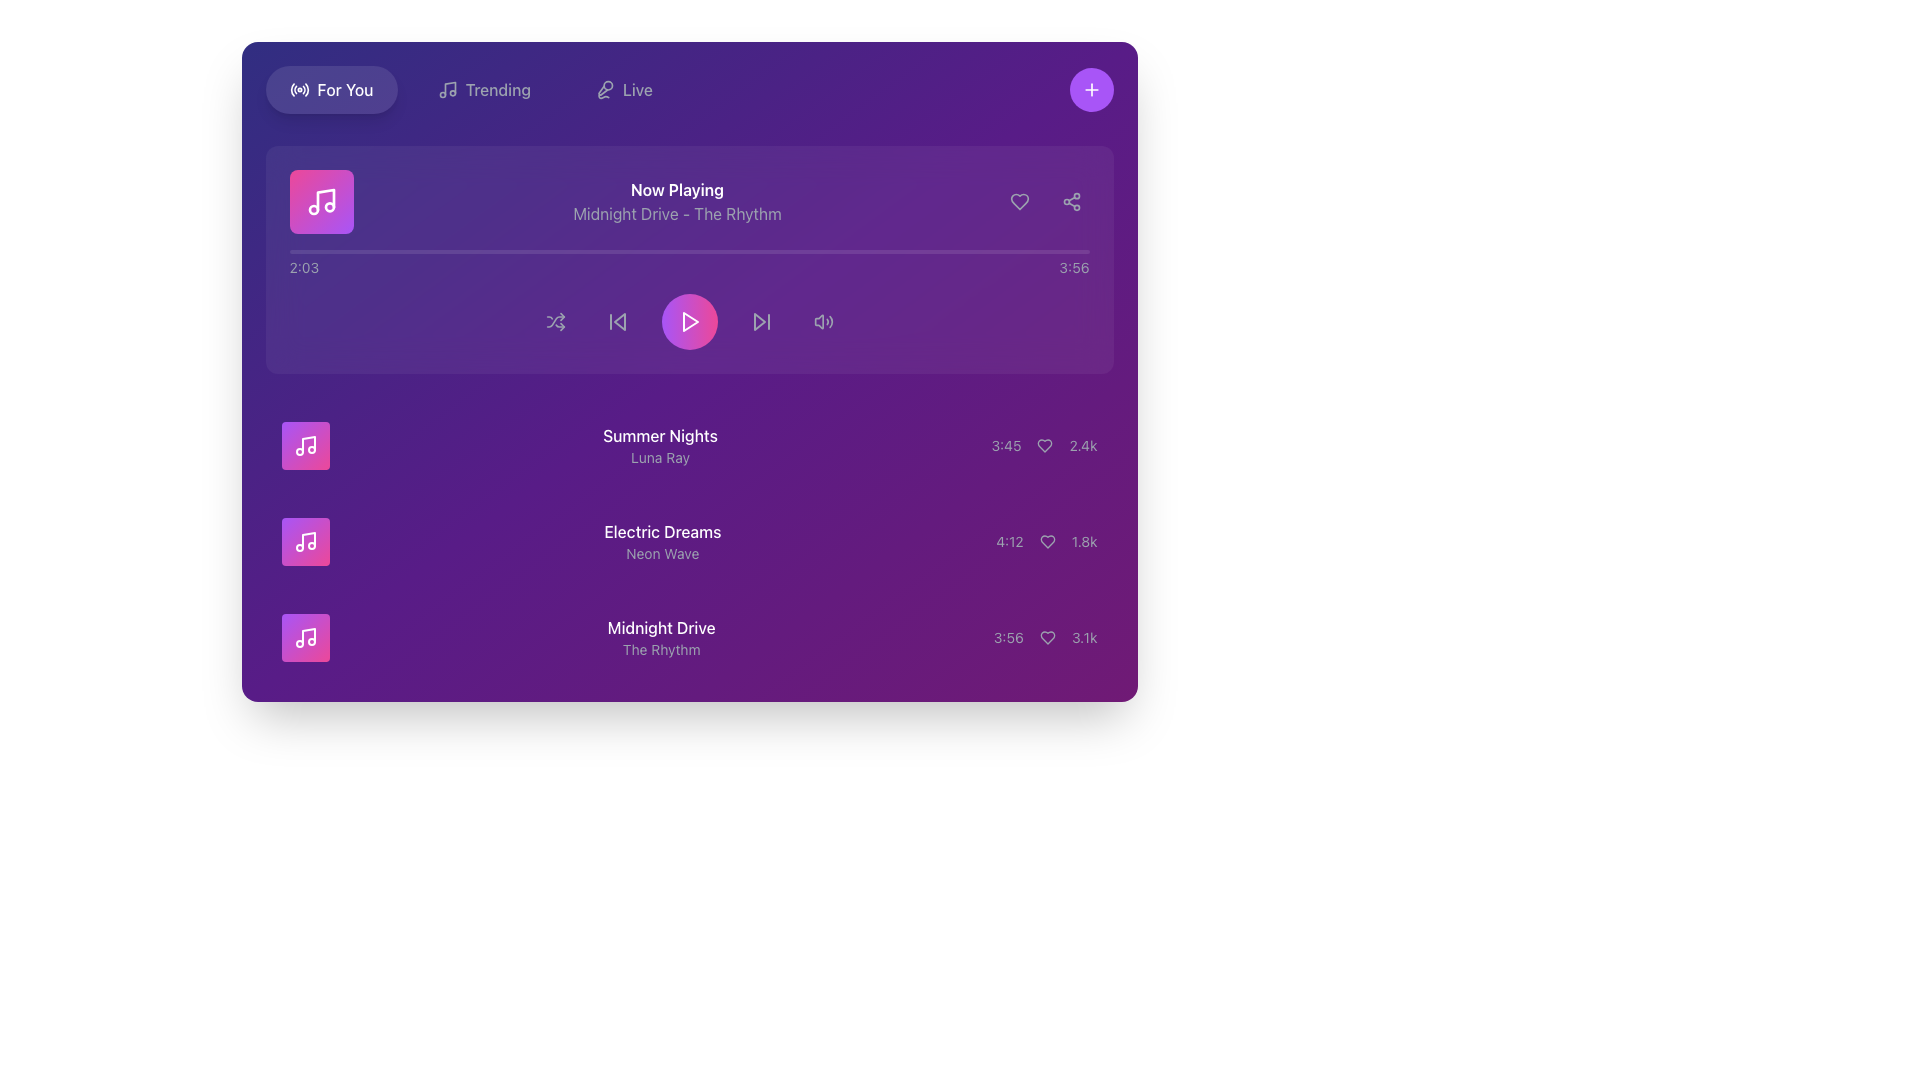  What do you see at coordinates (1019, 201) in the screenshot?
I see `the 'like' icon button located in the 'Now Playing' section` at bounding box center [1019, 201].